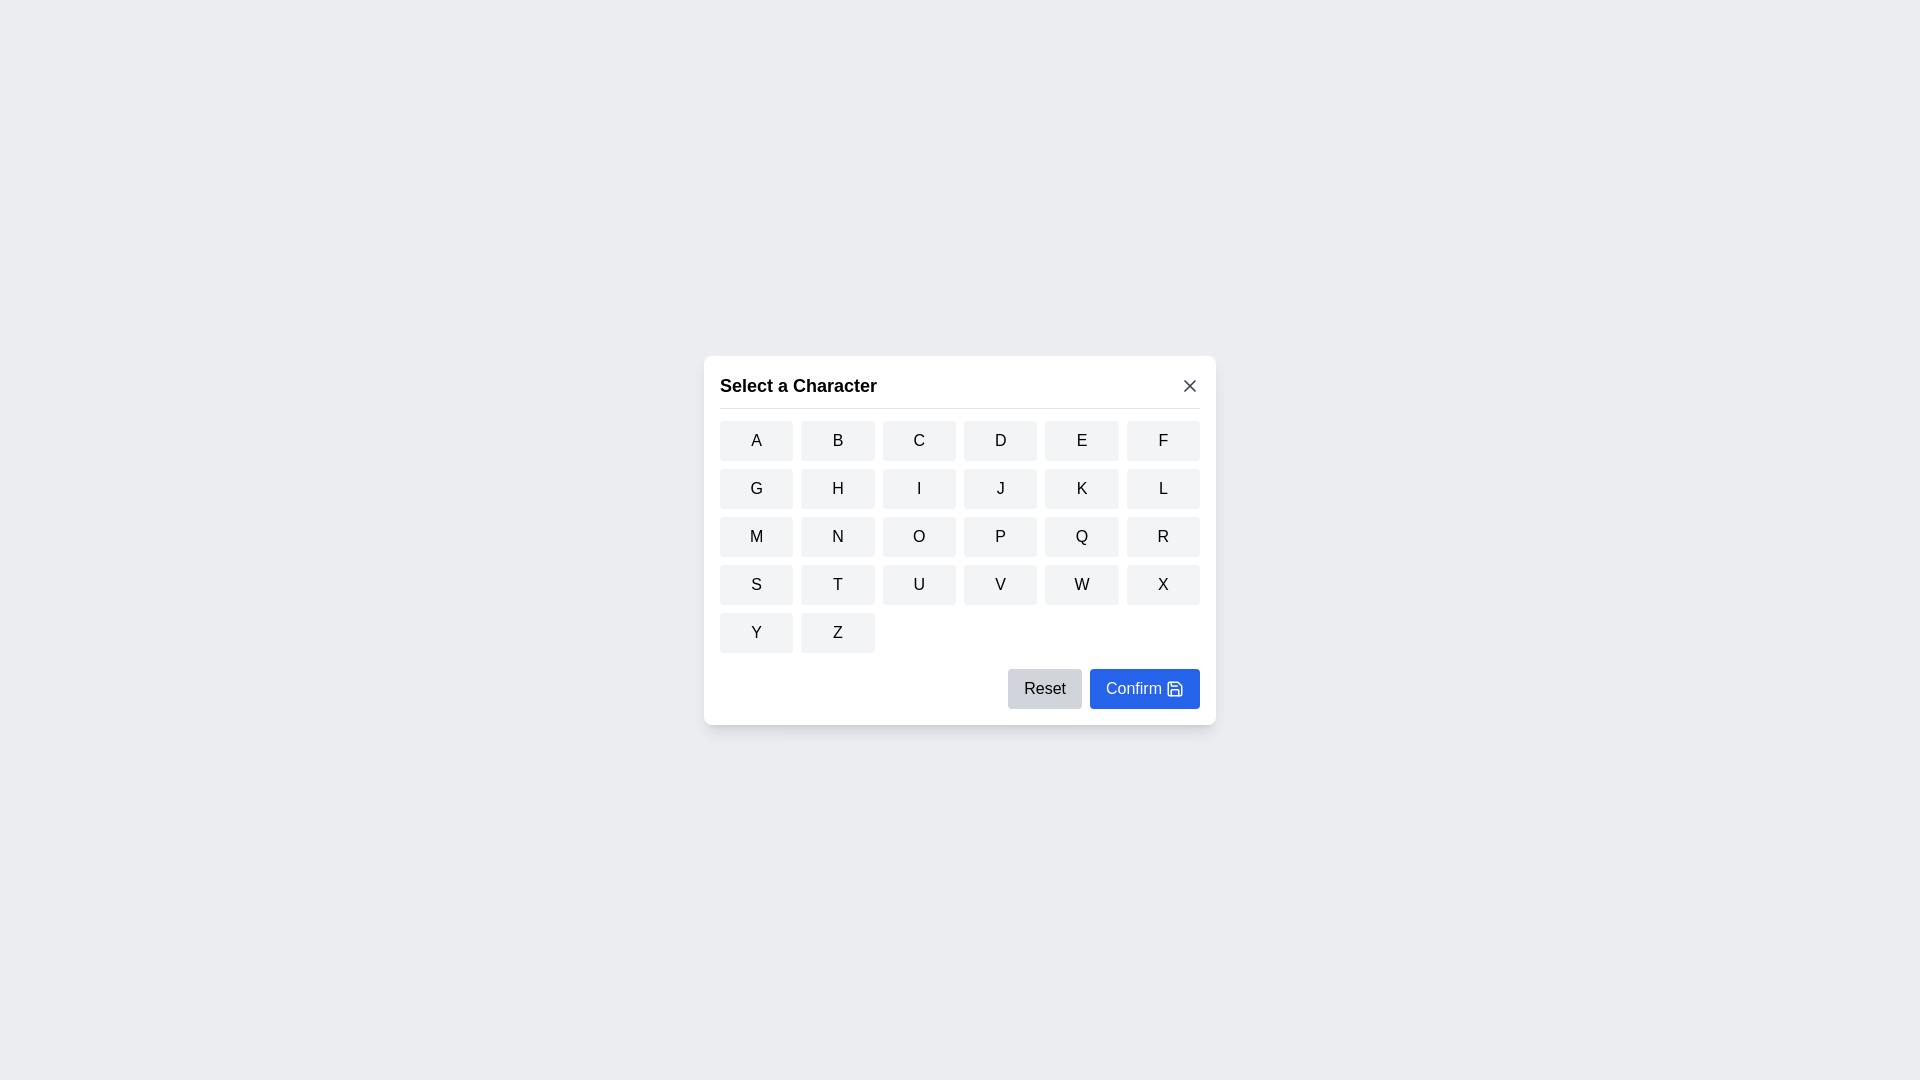 This screenshot has height=1080, width=1920. Describe the element at coordinates (838, 488) in the screenshot. I see `the button corresponding to the character H to select it` at that location.